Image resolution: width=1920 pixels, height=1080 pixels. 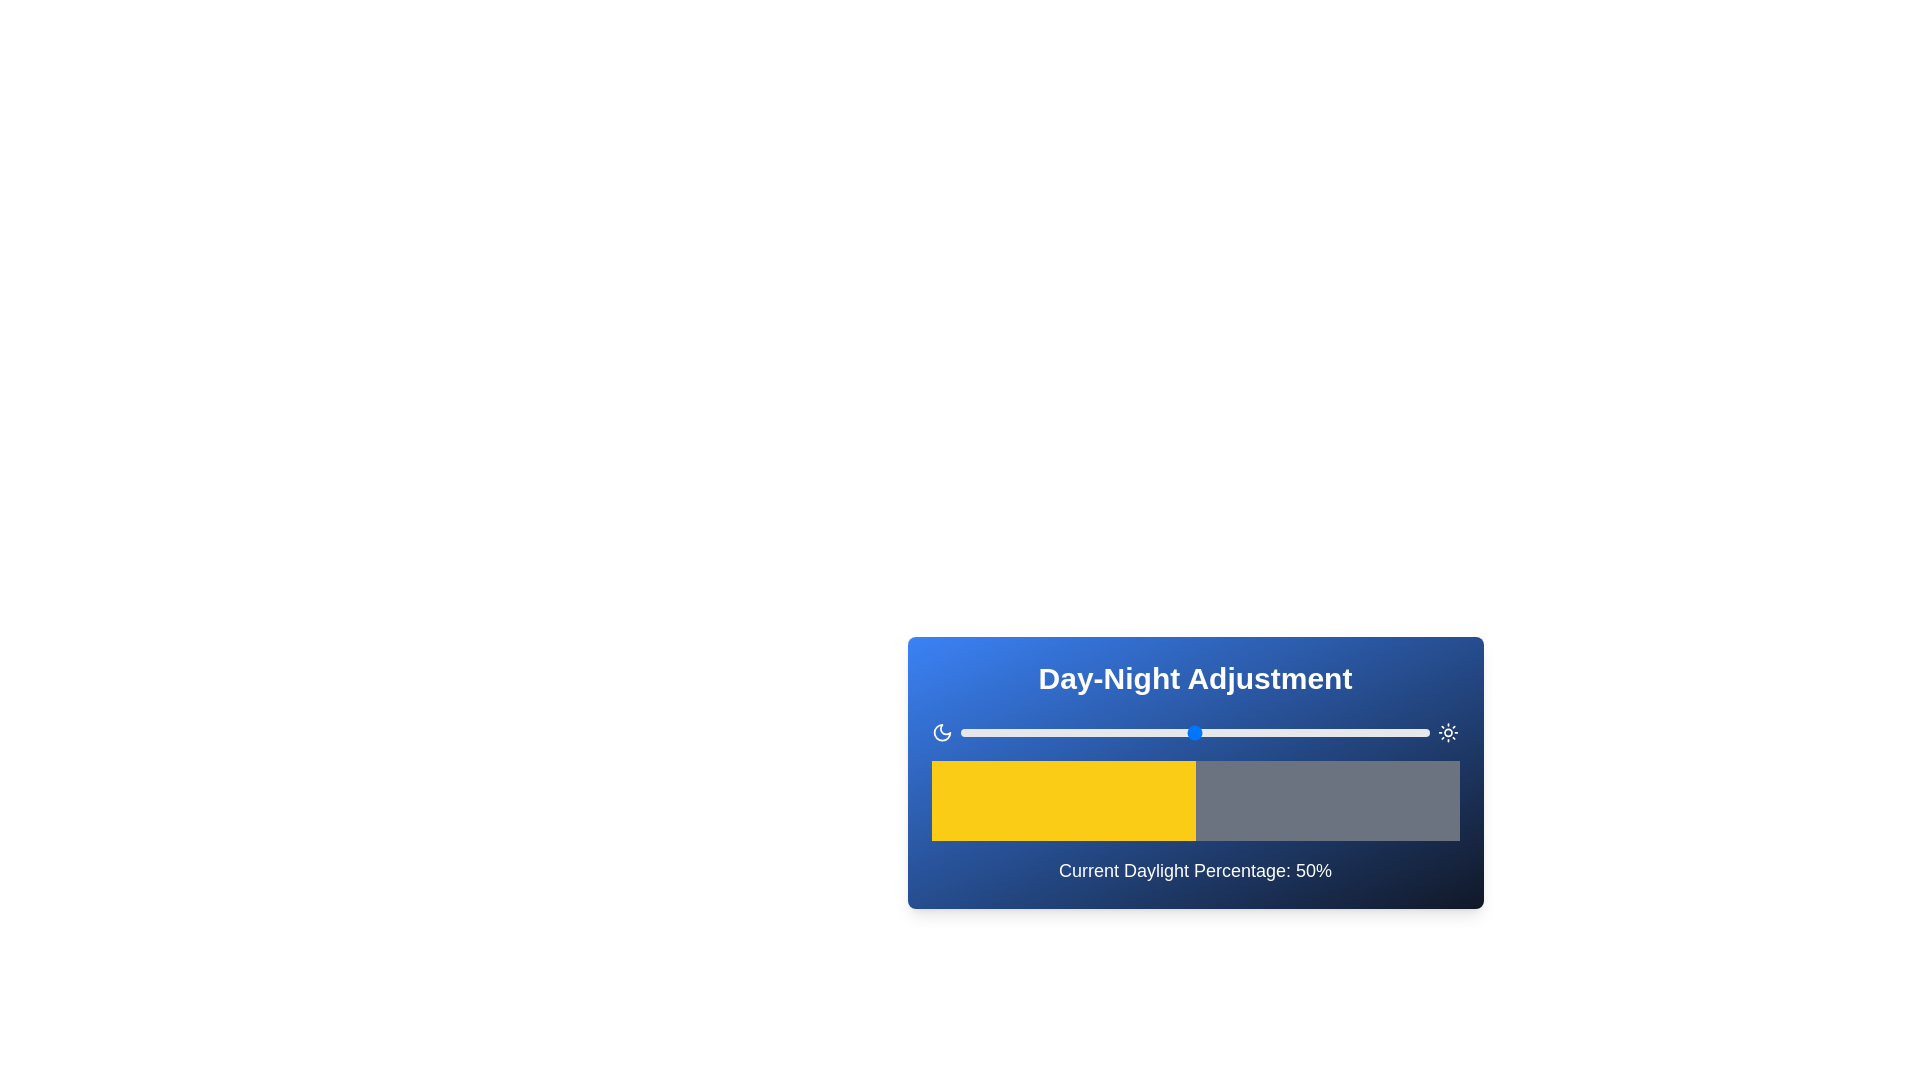 What do you see at coordinates (1260, 732) in the screenshot?
I see `the daylight percentage slider to 64%` at bounding box center [1260, 732].